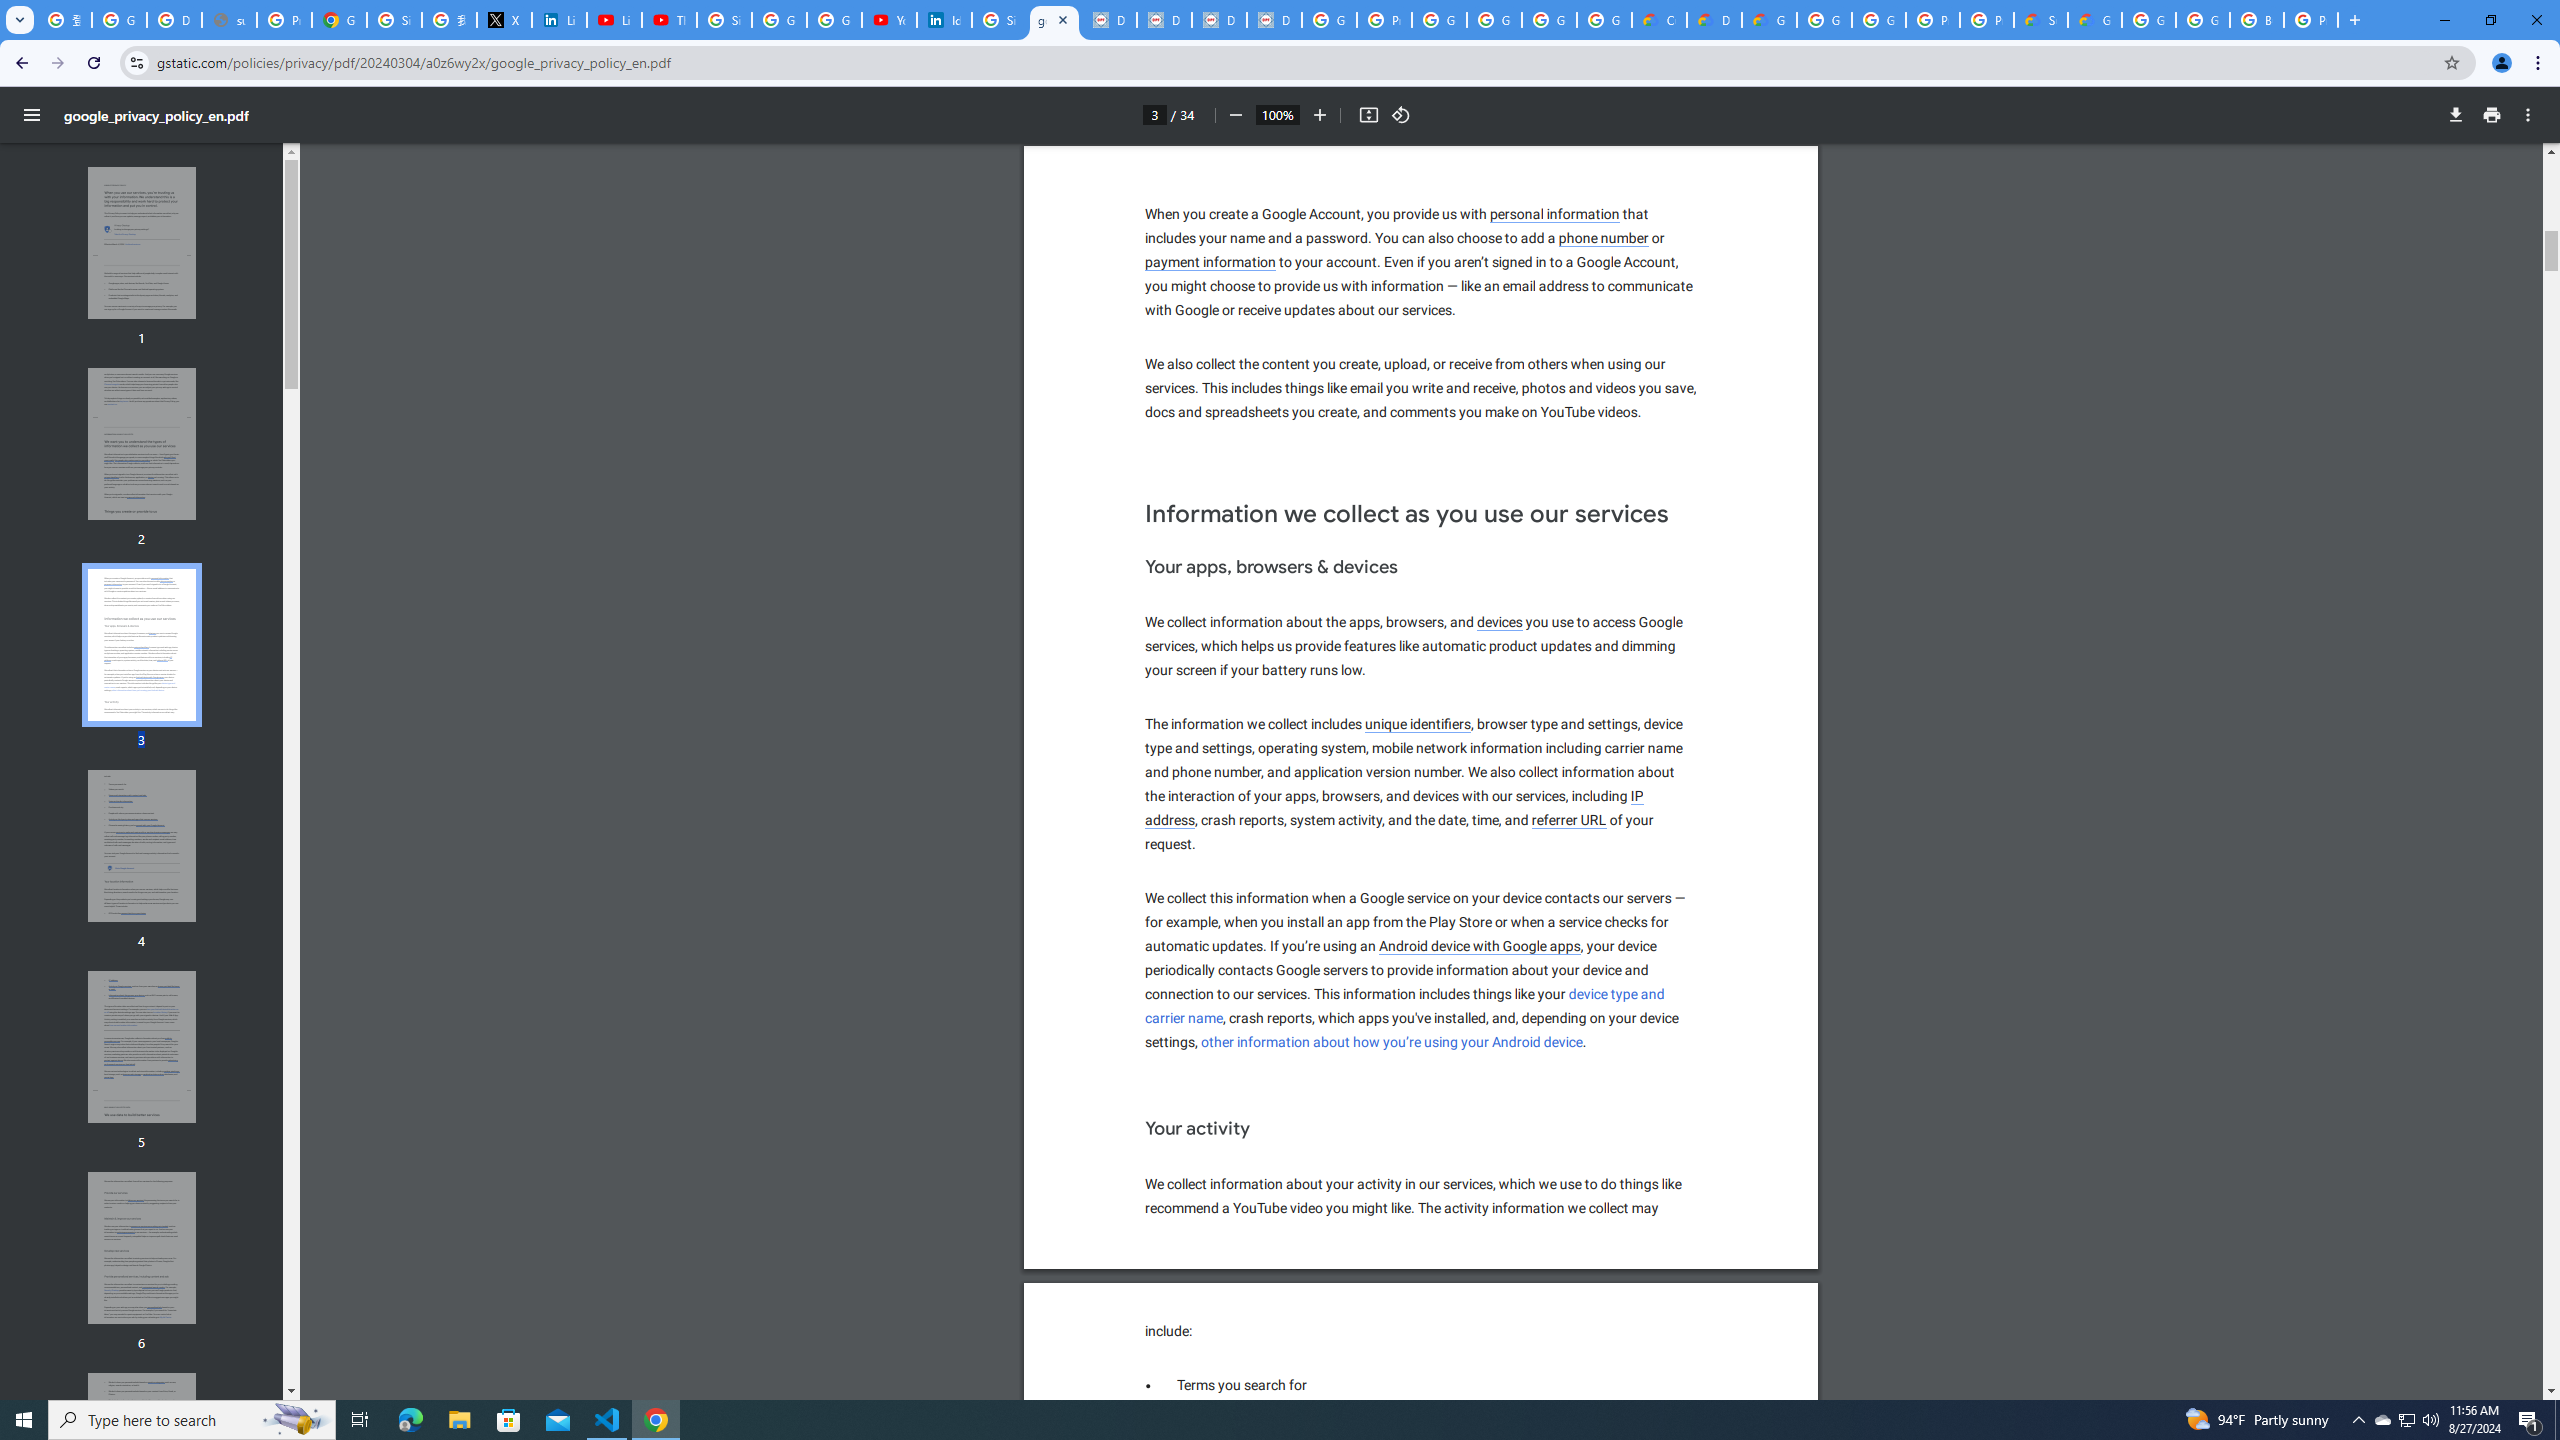  What do you see at coordinates (142, 644) in the screenshot?
I see `'Thumbnail for page 3'` at bounding box center [142, 644].